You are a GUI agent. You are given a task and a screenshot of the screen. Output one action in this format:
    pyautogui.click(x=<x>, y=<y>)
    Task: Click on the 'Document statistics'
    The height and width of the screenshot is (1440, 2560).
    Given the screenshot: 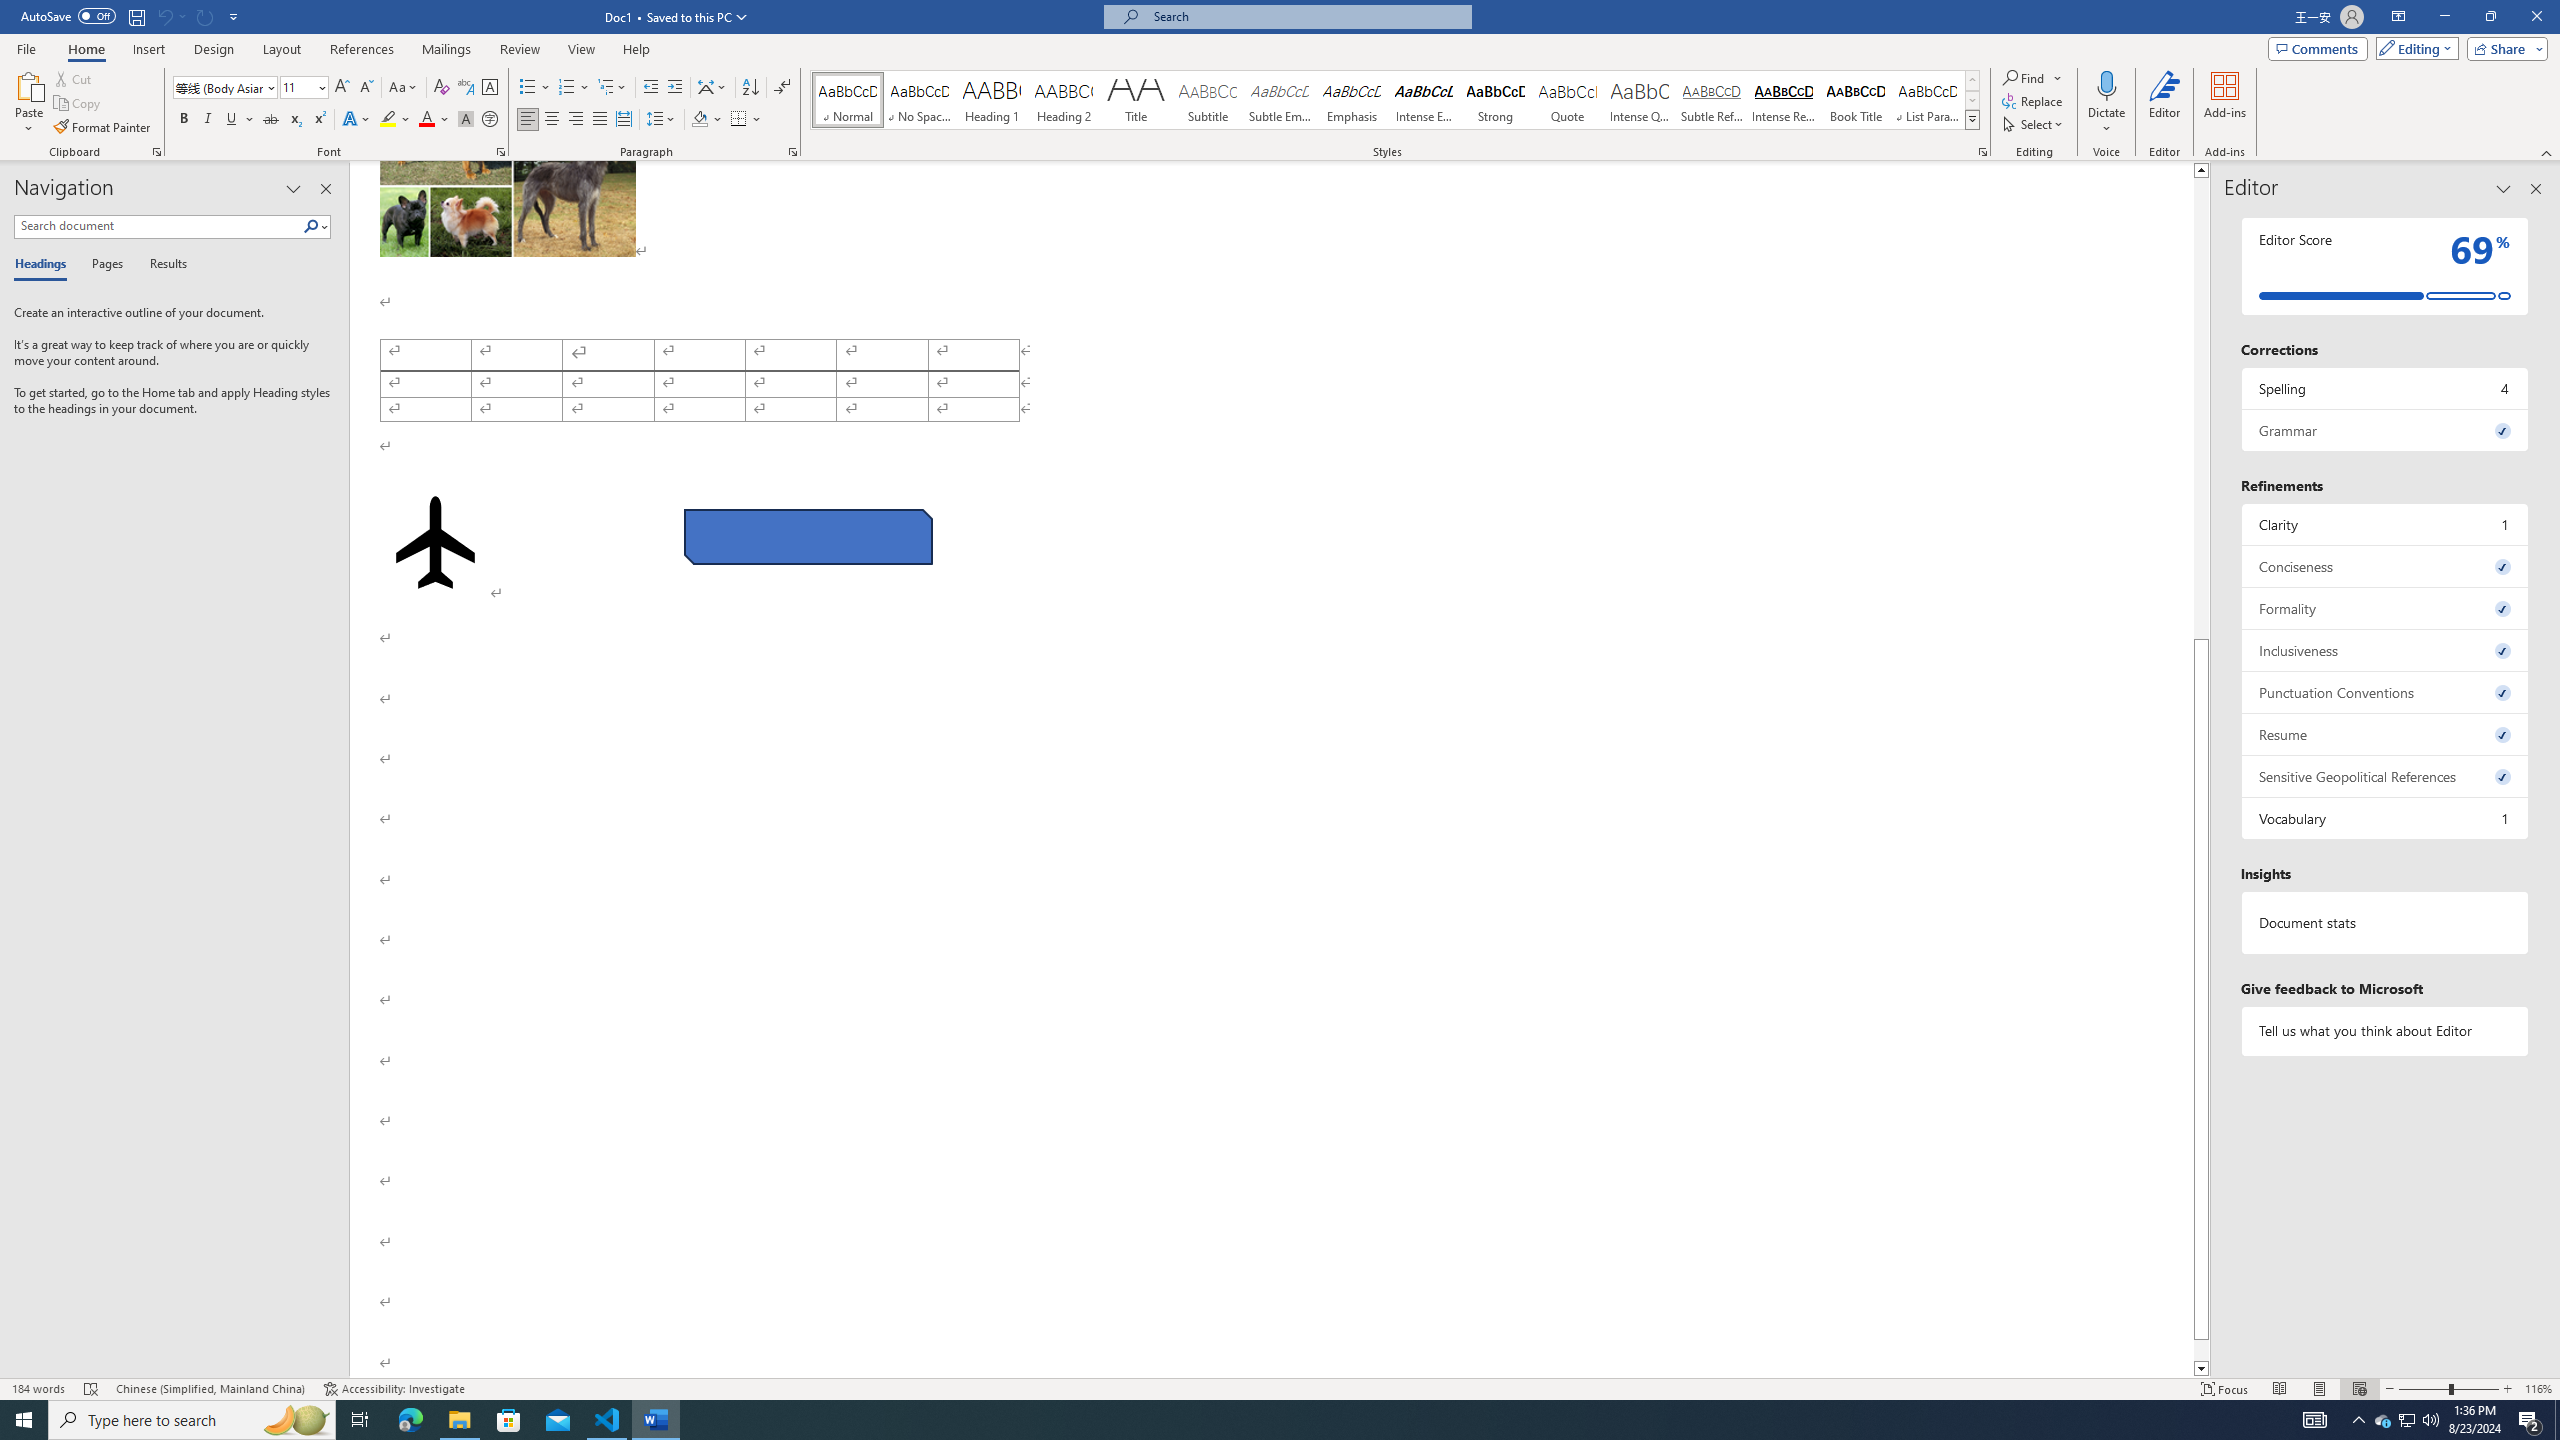 What is the action you would take?
    pyautogui.click(x=2384, y=922)
    